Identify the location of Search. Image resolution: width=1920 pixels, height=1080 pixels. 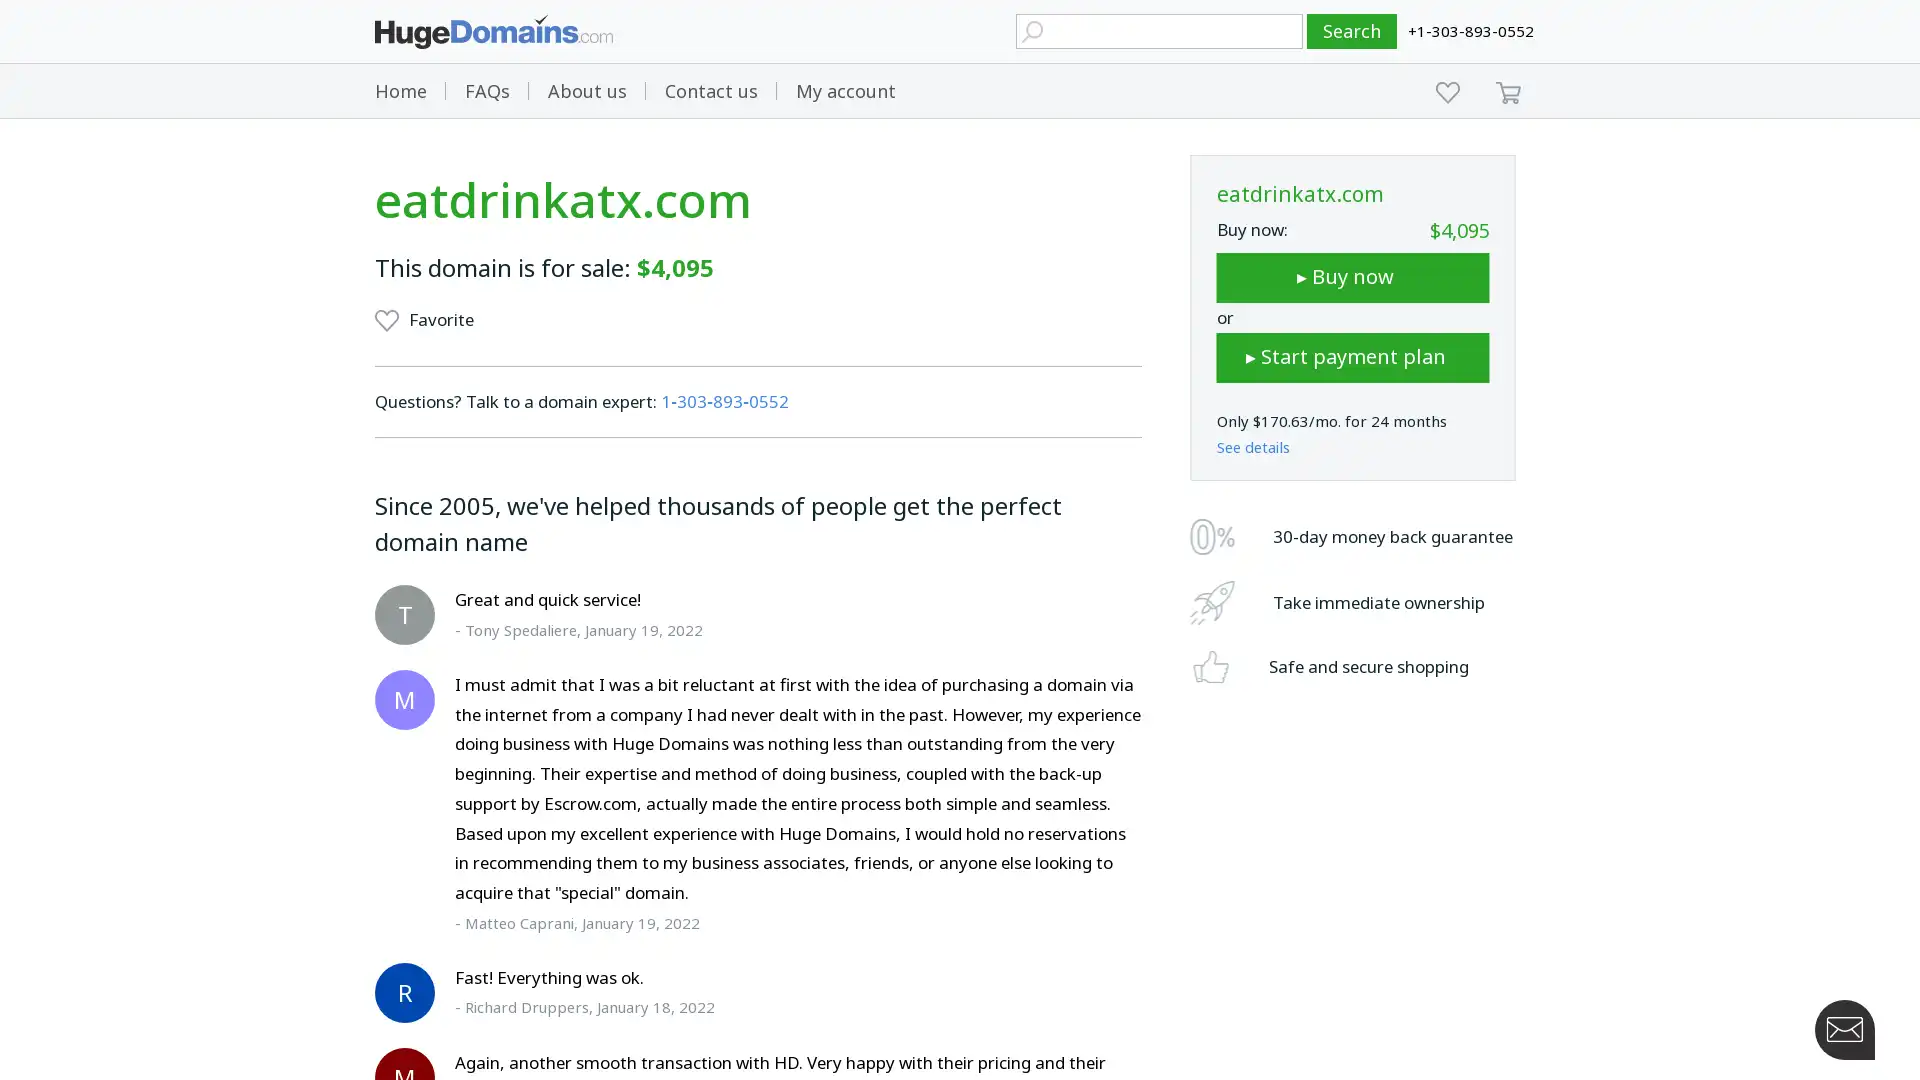
(1352, 31).